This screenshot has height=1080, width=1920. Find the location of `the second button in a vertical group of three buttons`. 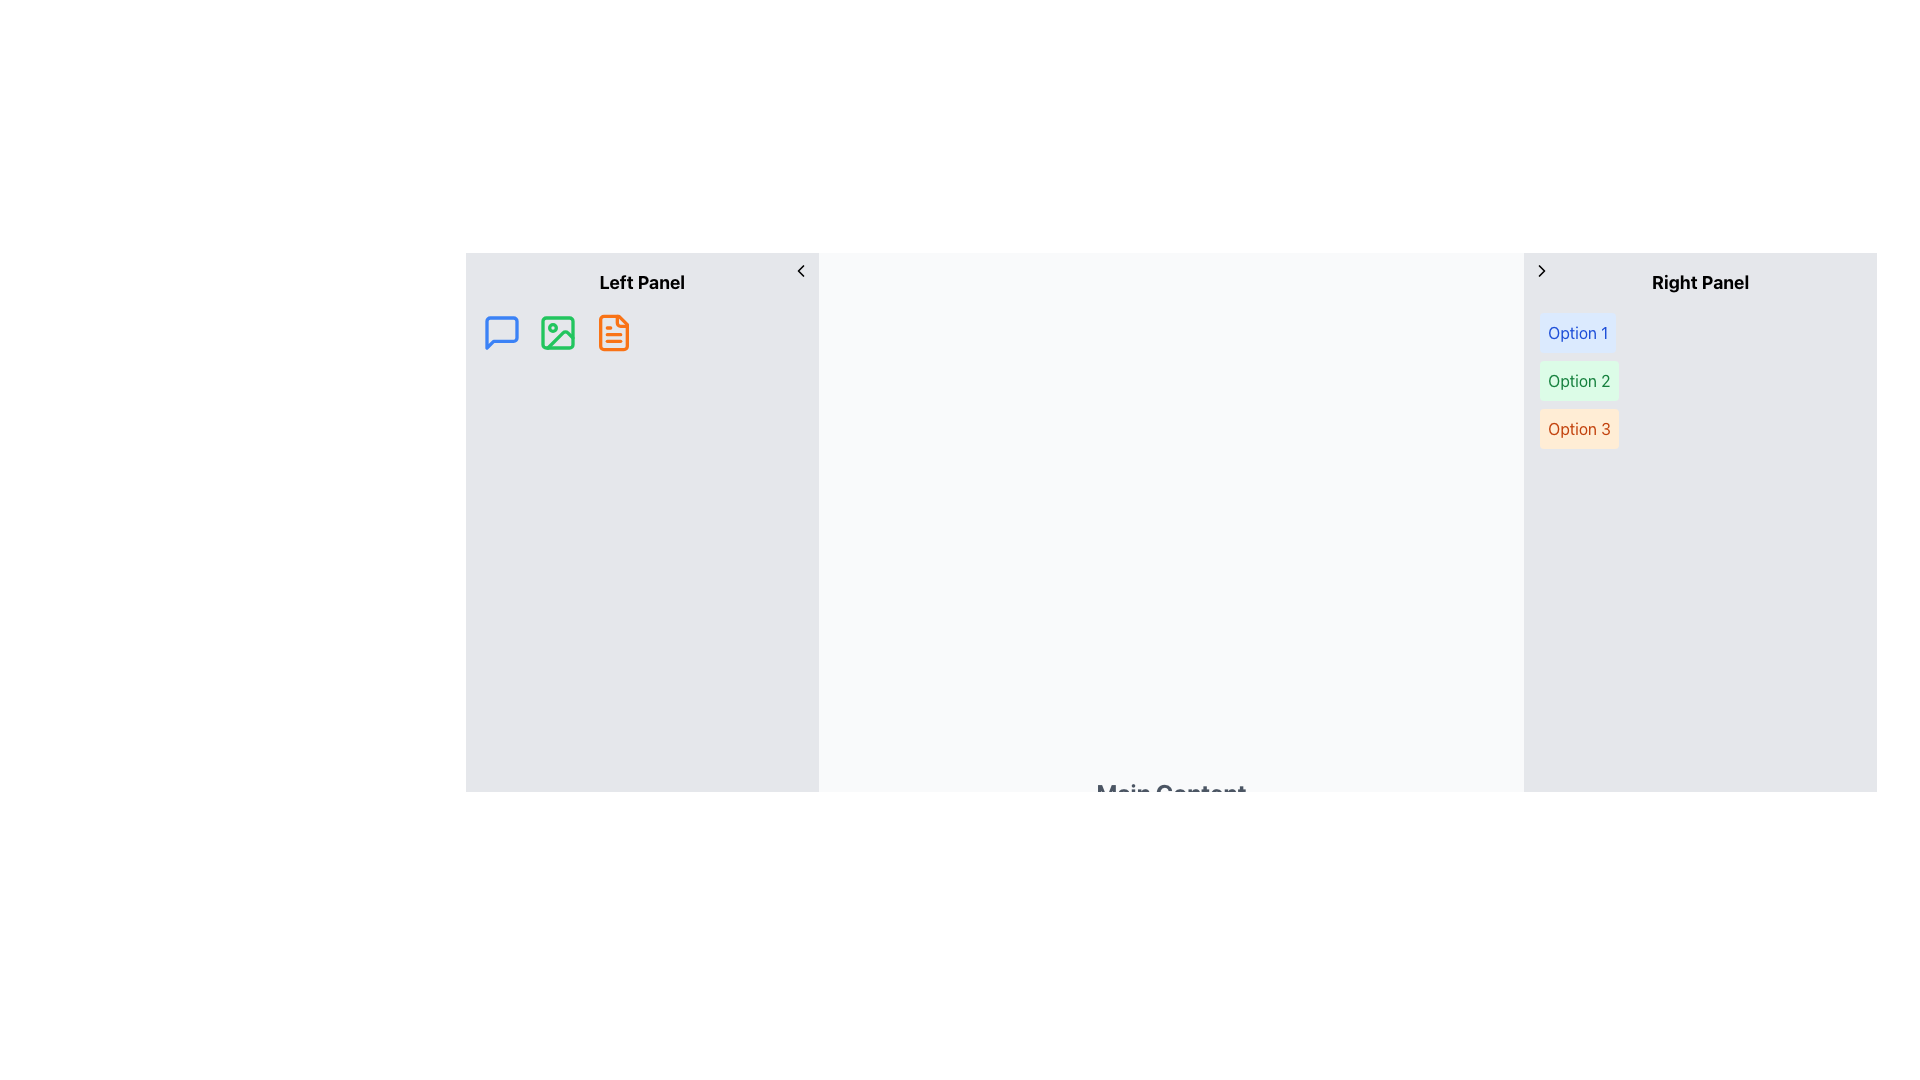

the second button in a vertical group of three buttons is located at coordinates (1578, 381).